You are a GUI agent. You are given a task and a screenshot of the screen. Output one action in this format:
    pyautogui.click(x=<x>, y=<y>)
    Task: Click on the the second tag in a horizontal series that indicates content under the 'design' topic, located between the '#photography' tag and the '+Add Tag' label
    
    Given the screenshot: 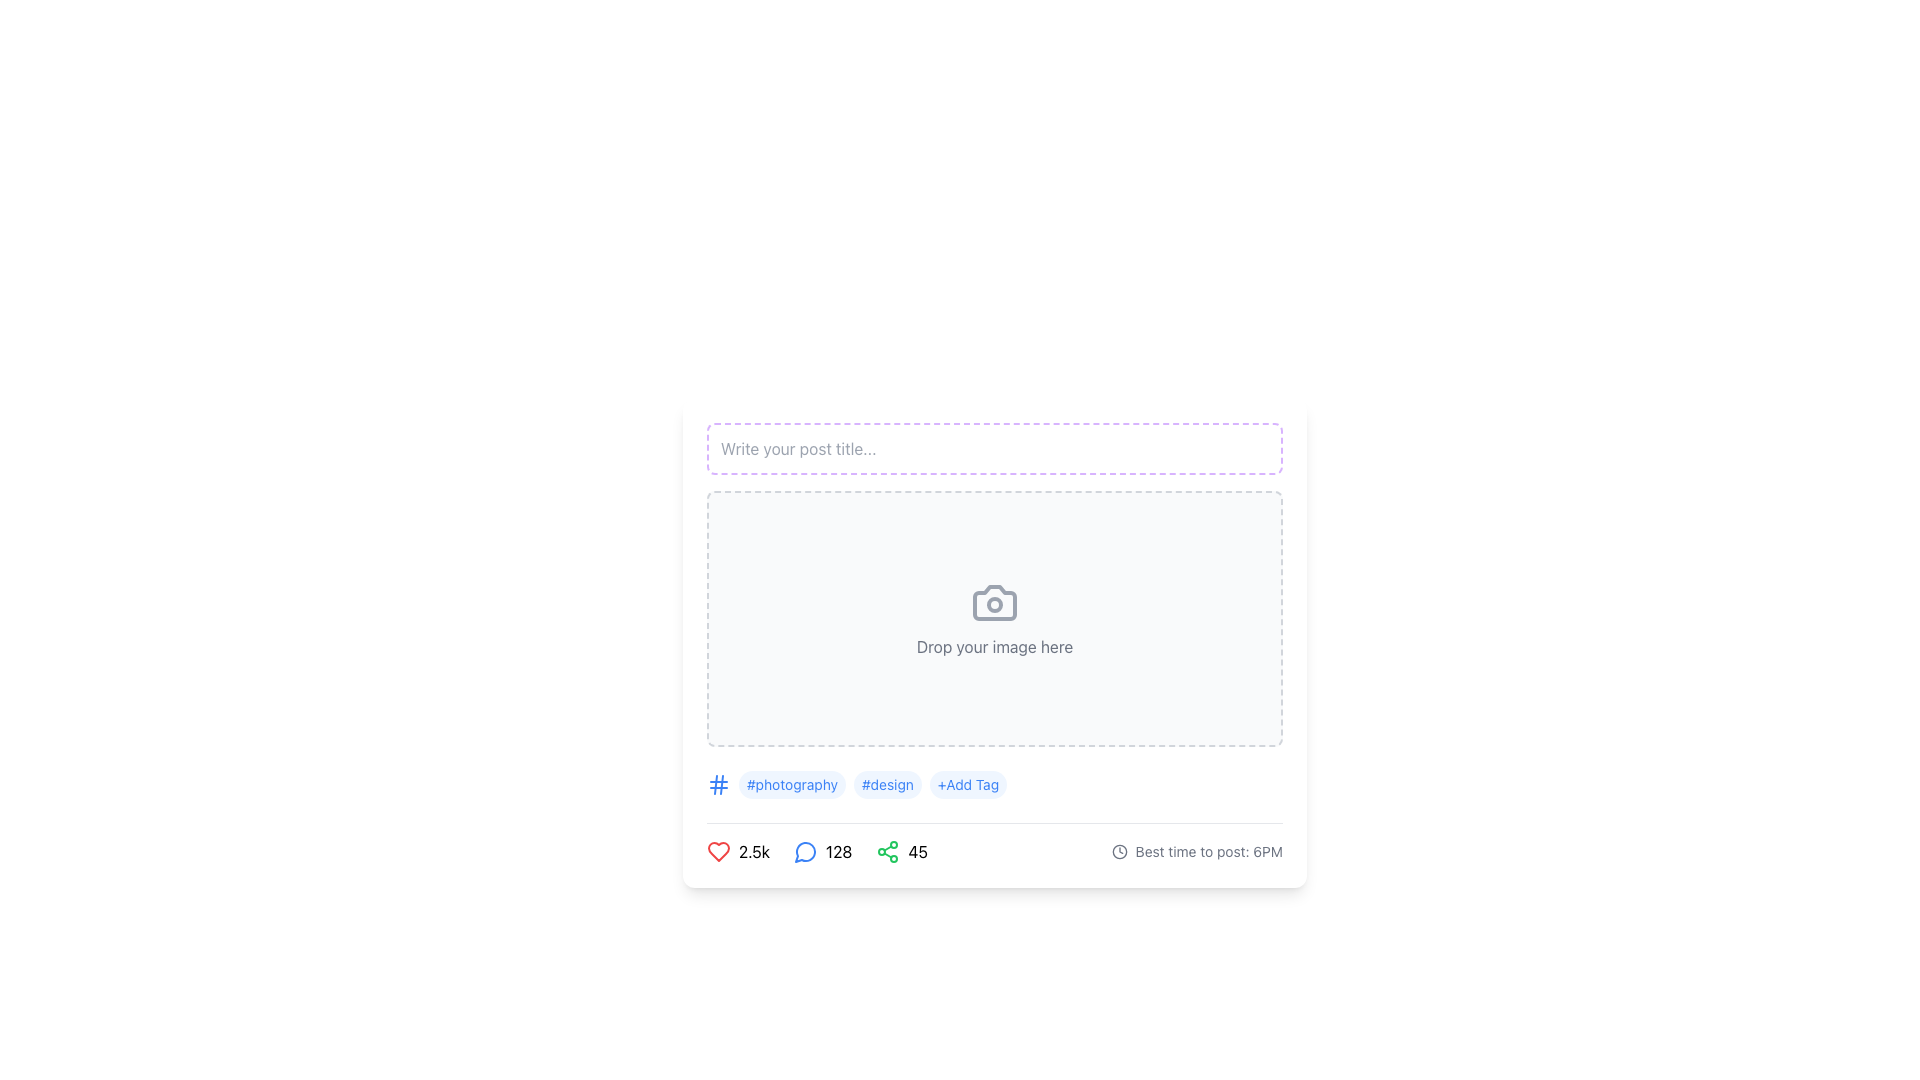 What is the action you would take?
    pyautogui.click(x=887, y=784)
    